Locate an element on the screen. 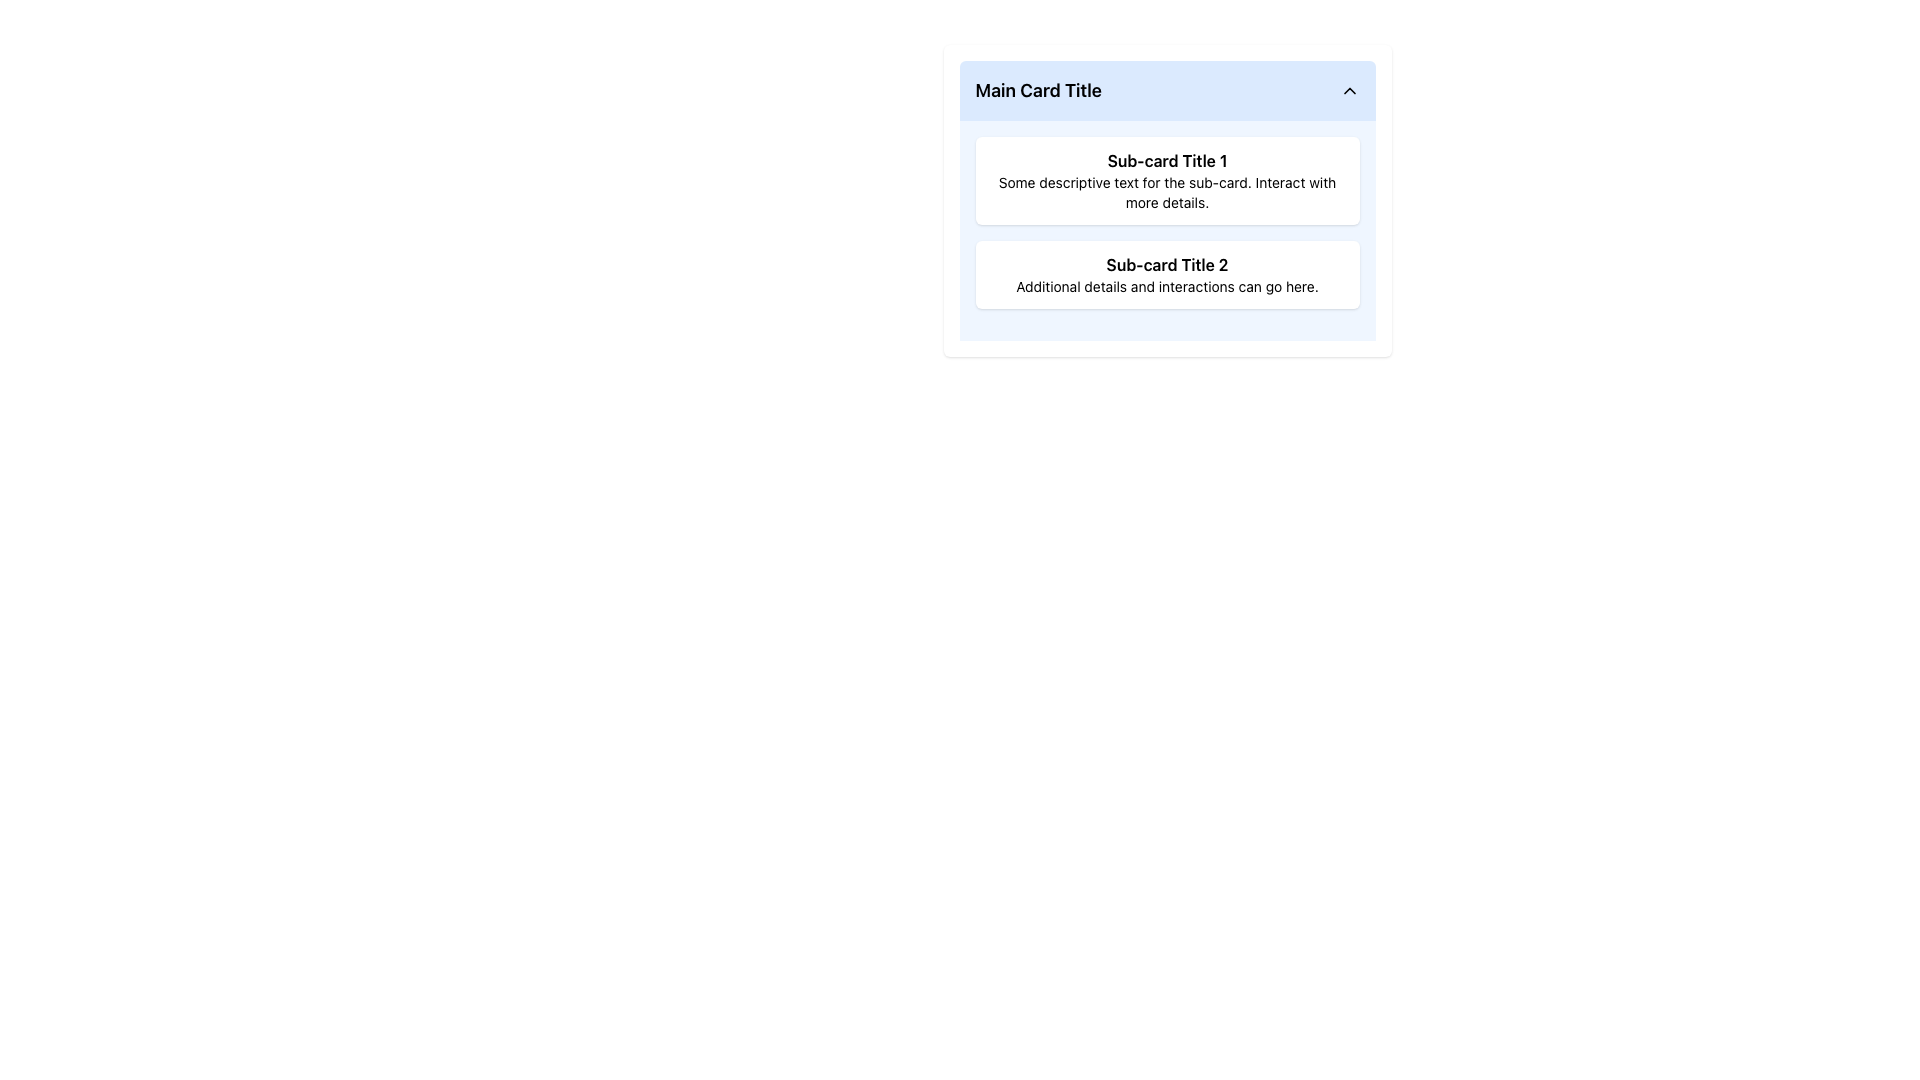 The width and height of the screenshot is (1920, 1080). the upward-pointing triangular button in the upper-right corner of the light blue header section of the card titled 'Main Card Title' is located at coordinates (1349, 91).